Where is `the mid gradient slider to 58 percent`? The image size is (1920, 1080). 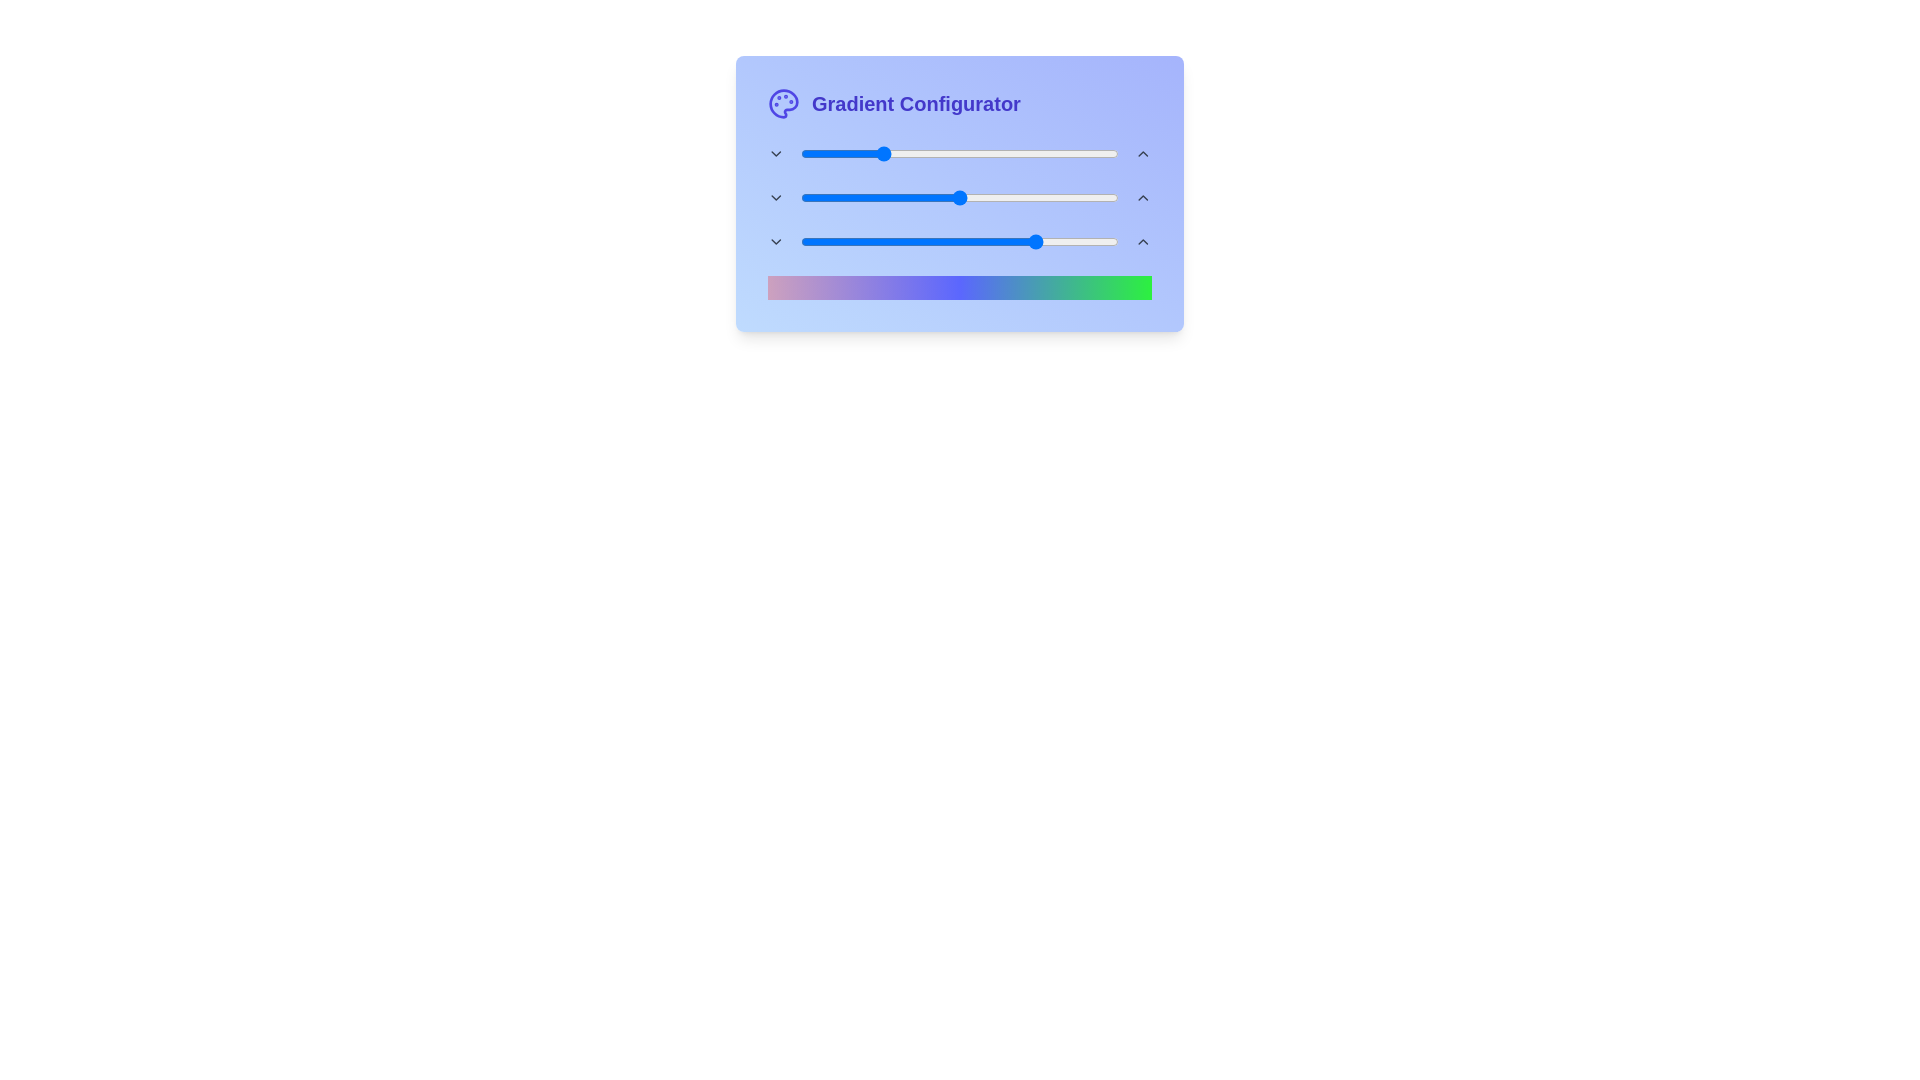
the mid gradient slider to 58 percent is located at coordinates (985, 197).